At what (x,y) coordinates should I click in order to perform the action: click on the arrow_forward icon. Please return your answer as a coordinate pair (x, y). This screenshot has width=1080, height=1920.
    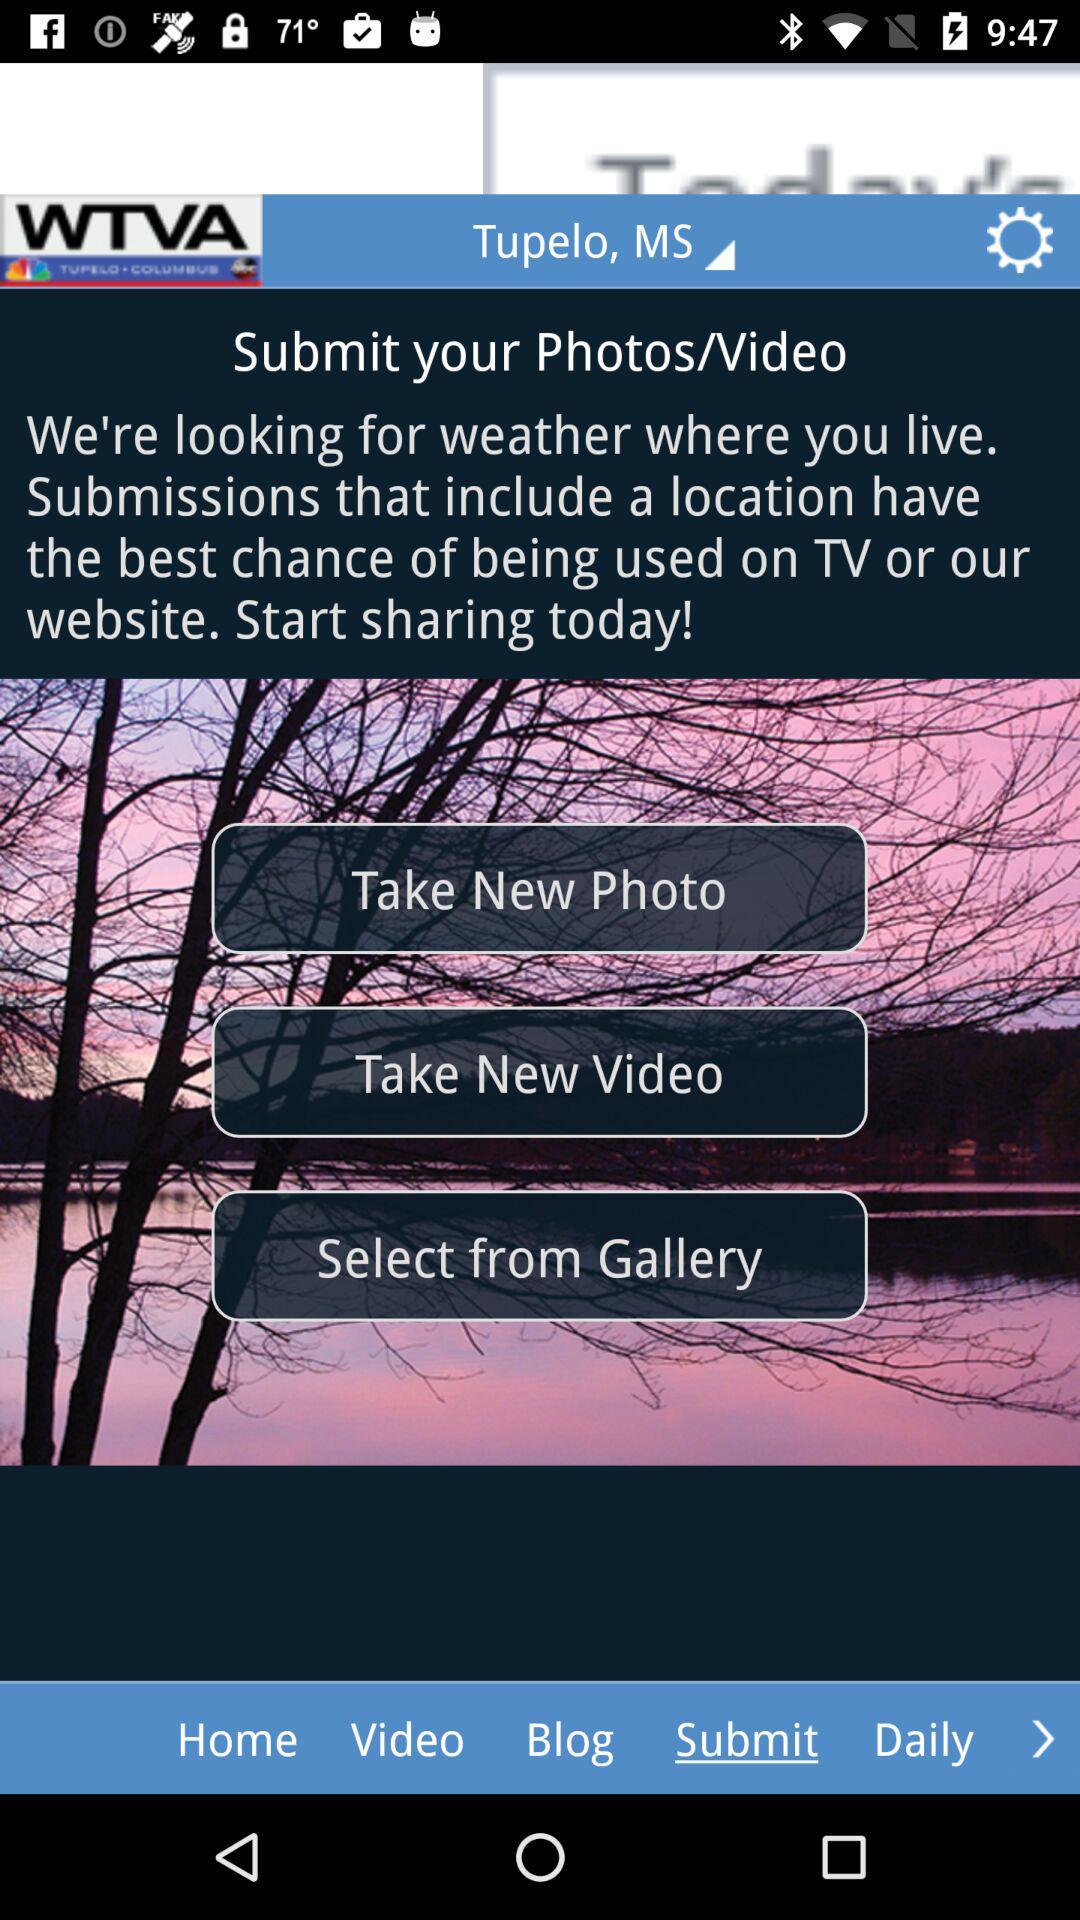
    Looking at the image, I should click on (1042, 1737).